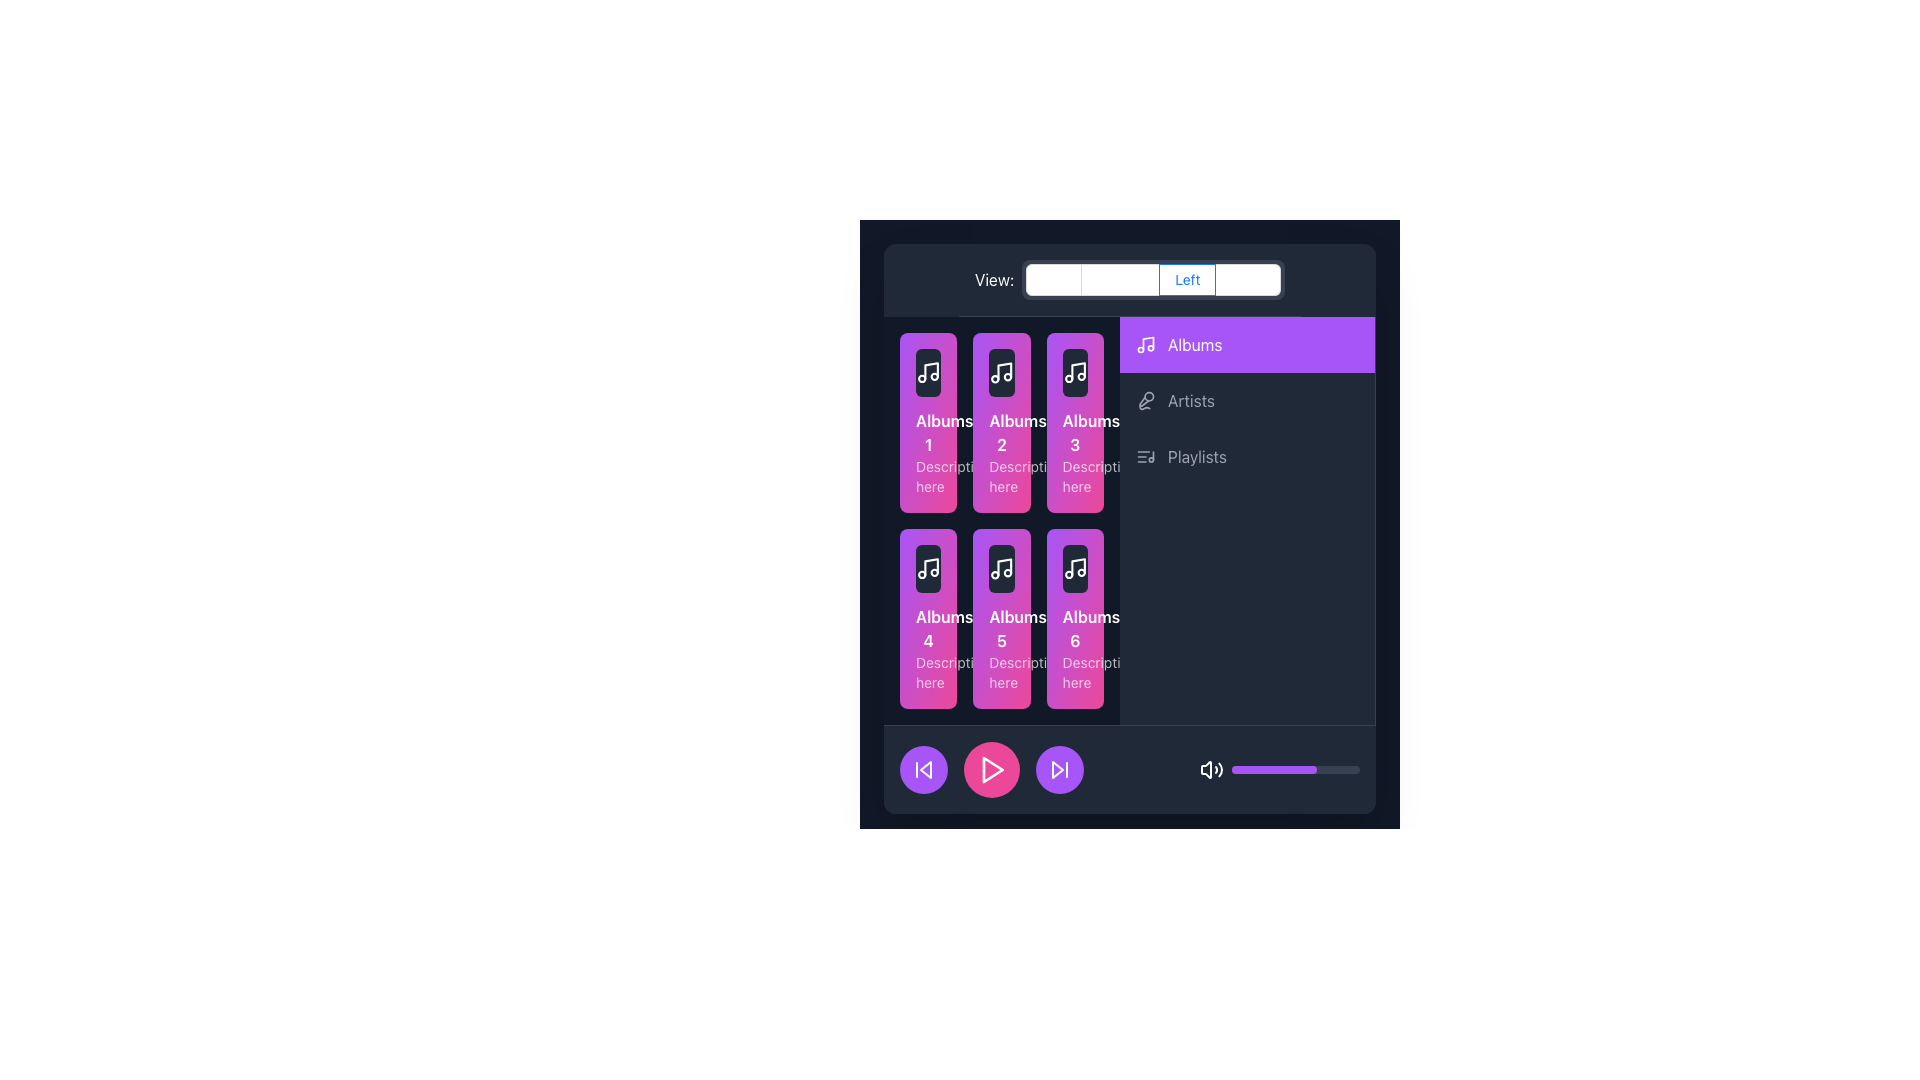  Describe the element at coordinates (1002, 477) in the screenshot. I see `the static text label that reads 'Description here', located beneath the bold label 'Albums 2' within the second card of the grid layout` at that location.